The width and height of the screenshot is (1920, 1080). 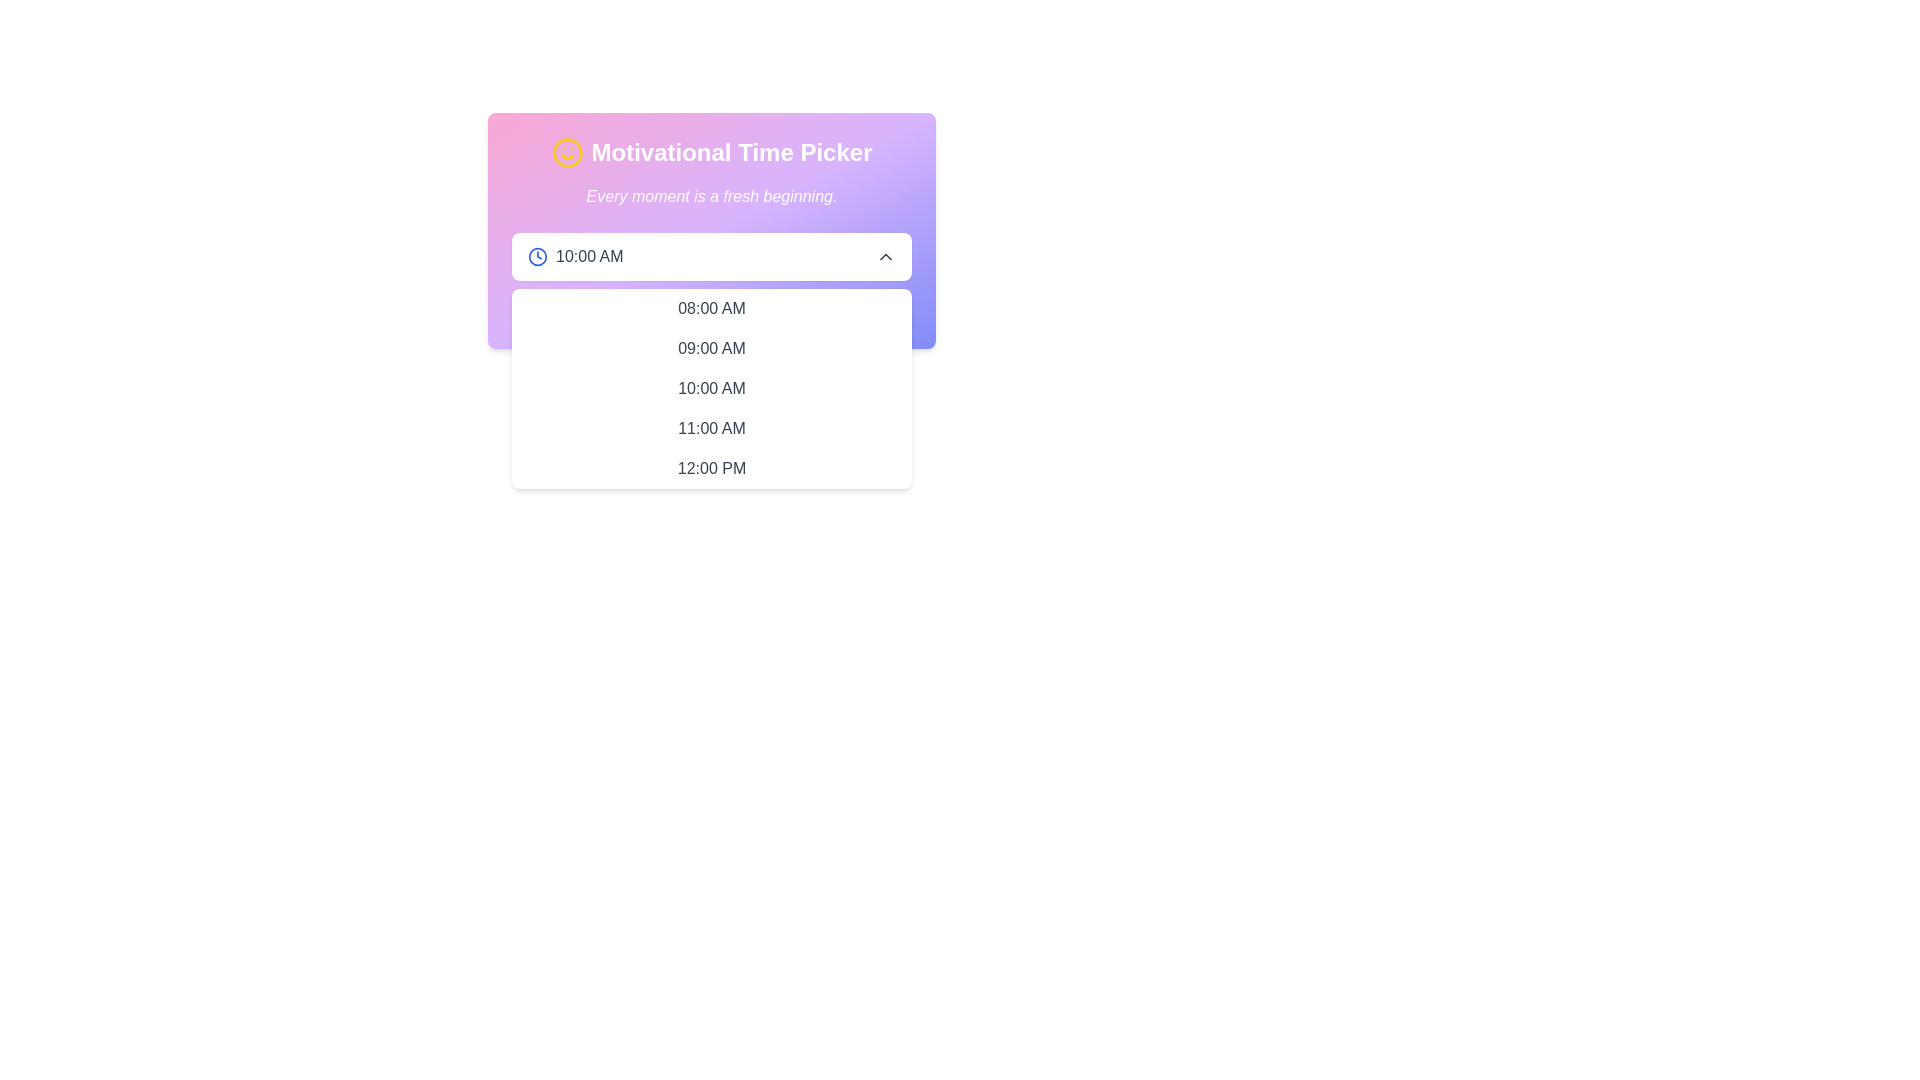 I want to click on the centrally located dropdown selector in the 'Motivational Time Picker' panel, so click(x=711, y=256).